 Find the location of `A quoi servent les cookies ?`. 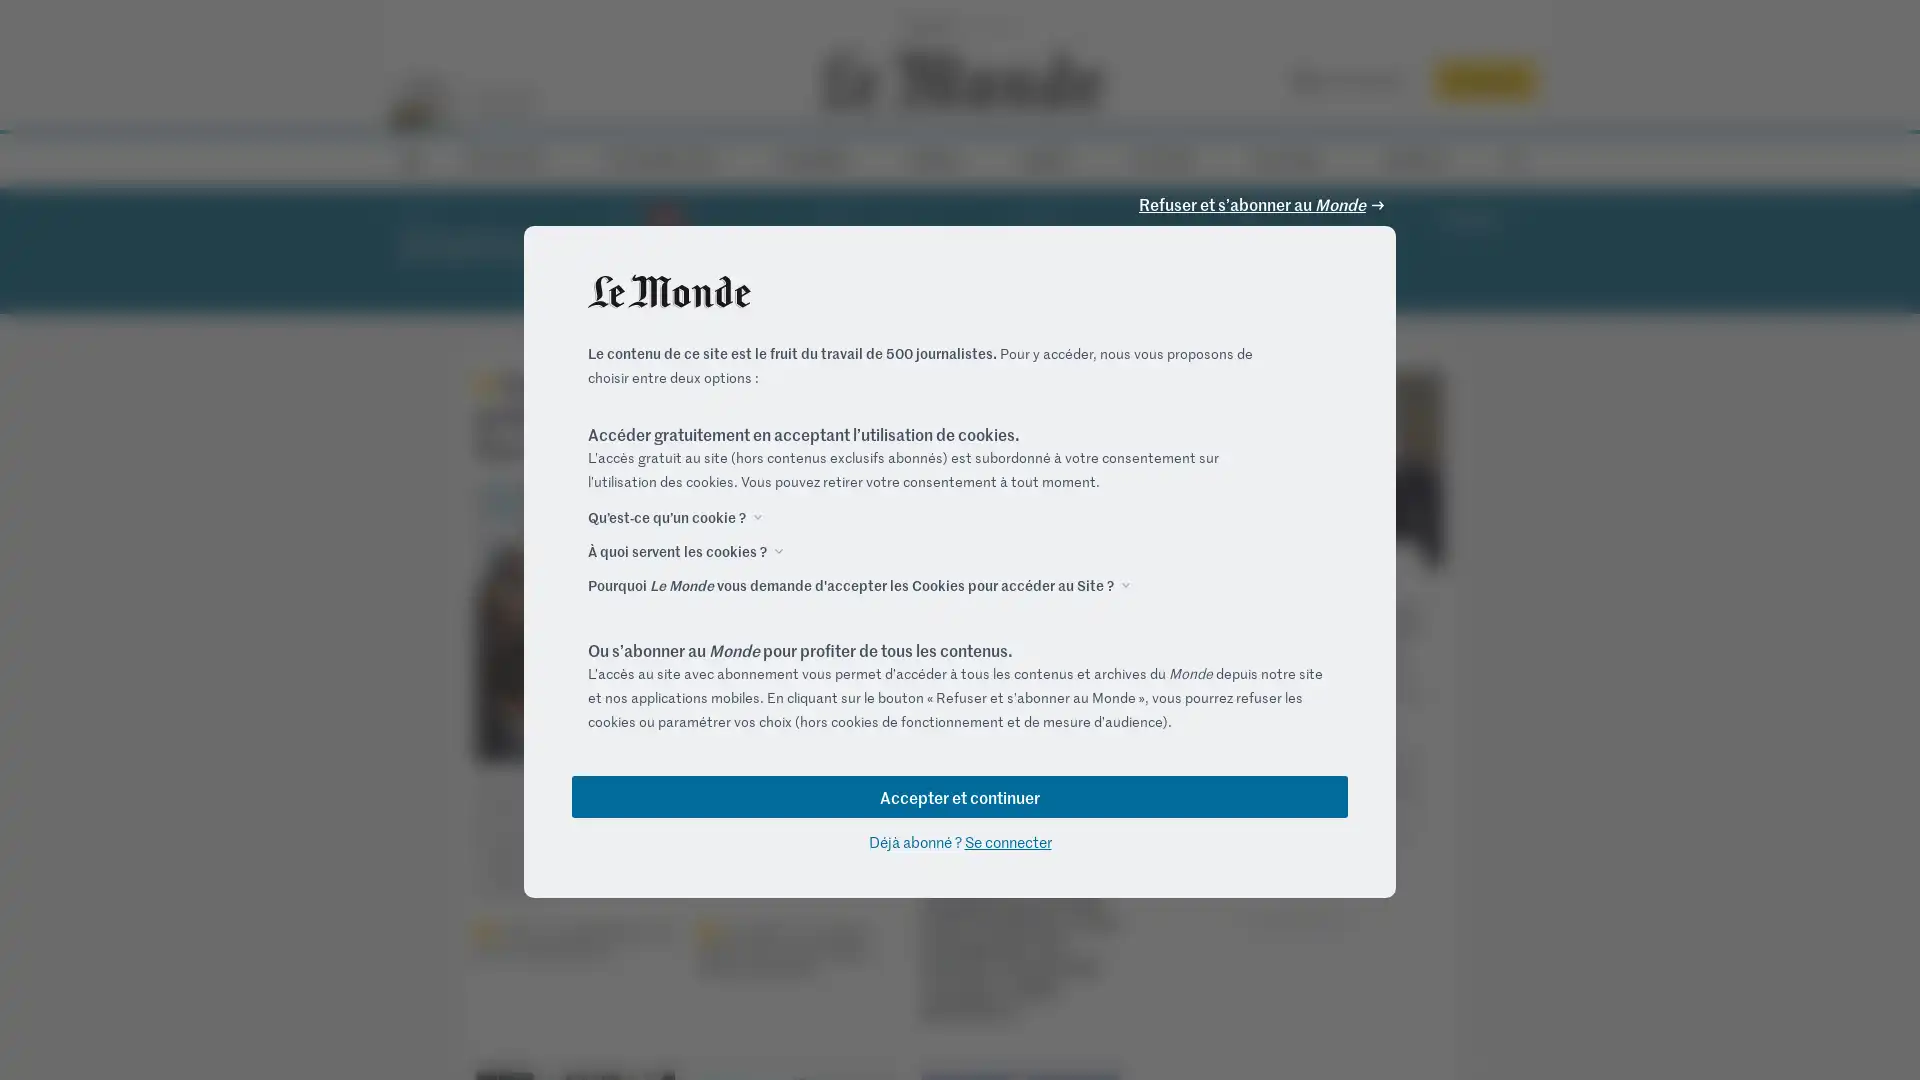

A quoi servent les cookies ? is located at coordinates (677, 551).